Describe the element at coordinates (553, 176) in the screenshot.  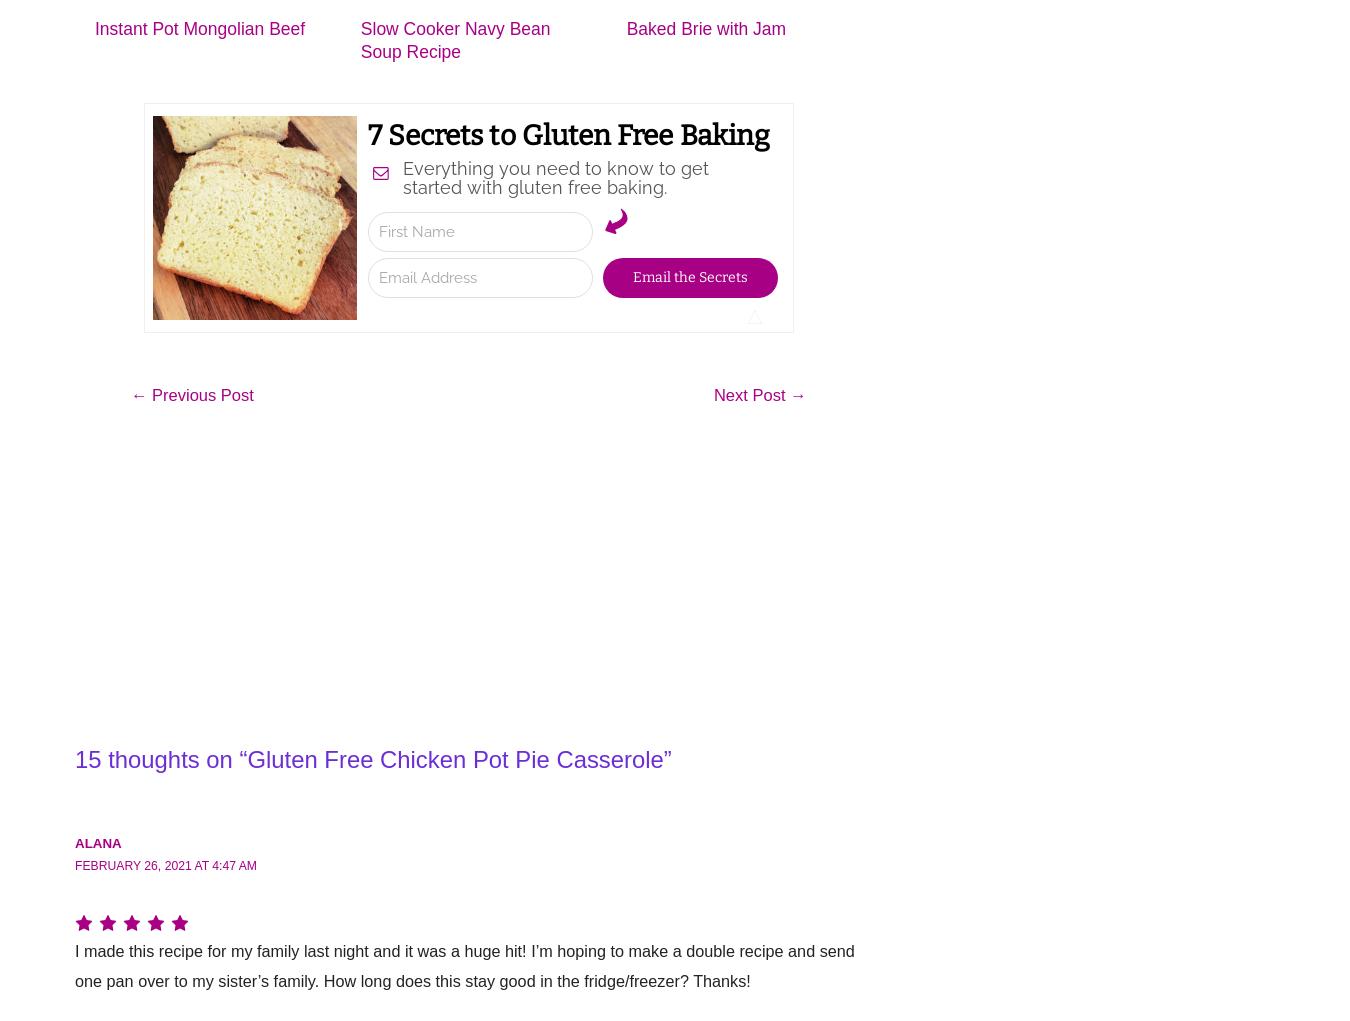
I see `'Everything you need to know to get started with gluten free baking.'` at that location.